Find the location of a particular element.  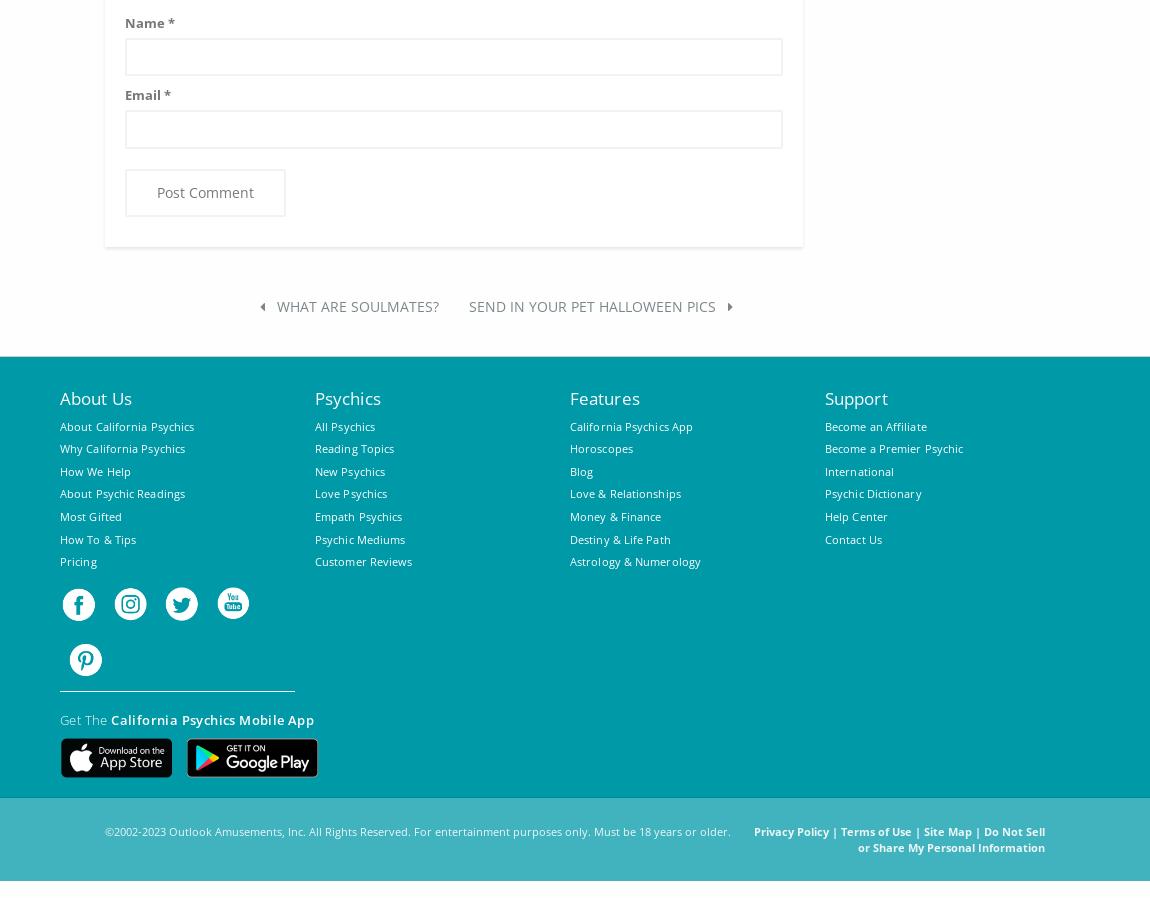

'Name' is located at coordinates (124, 21).